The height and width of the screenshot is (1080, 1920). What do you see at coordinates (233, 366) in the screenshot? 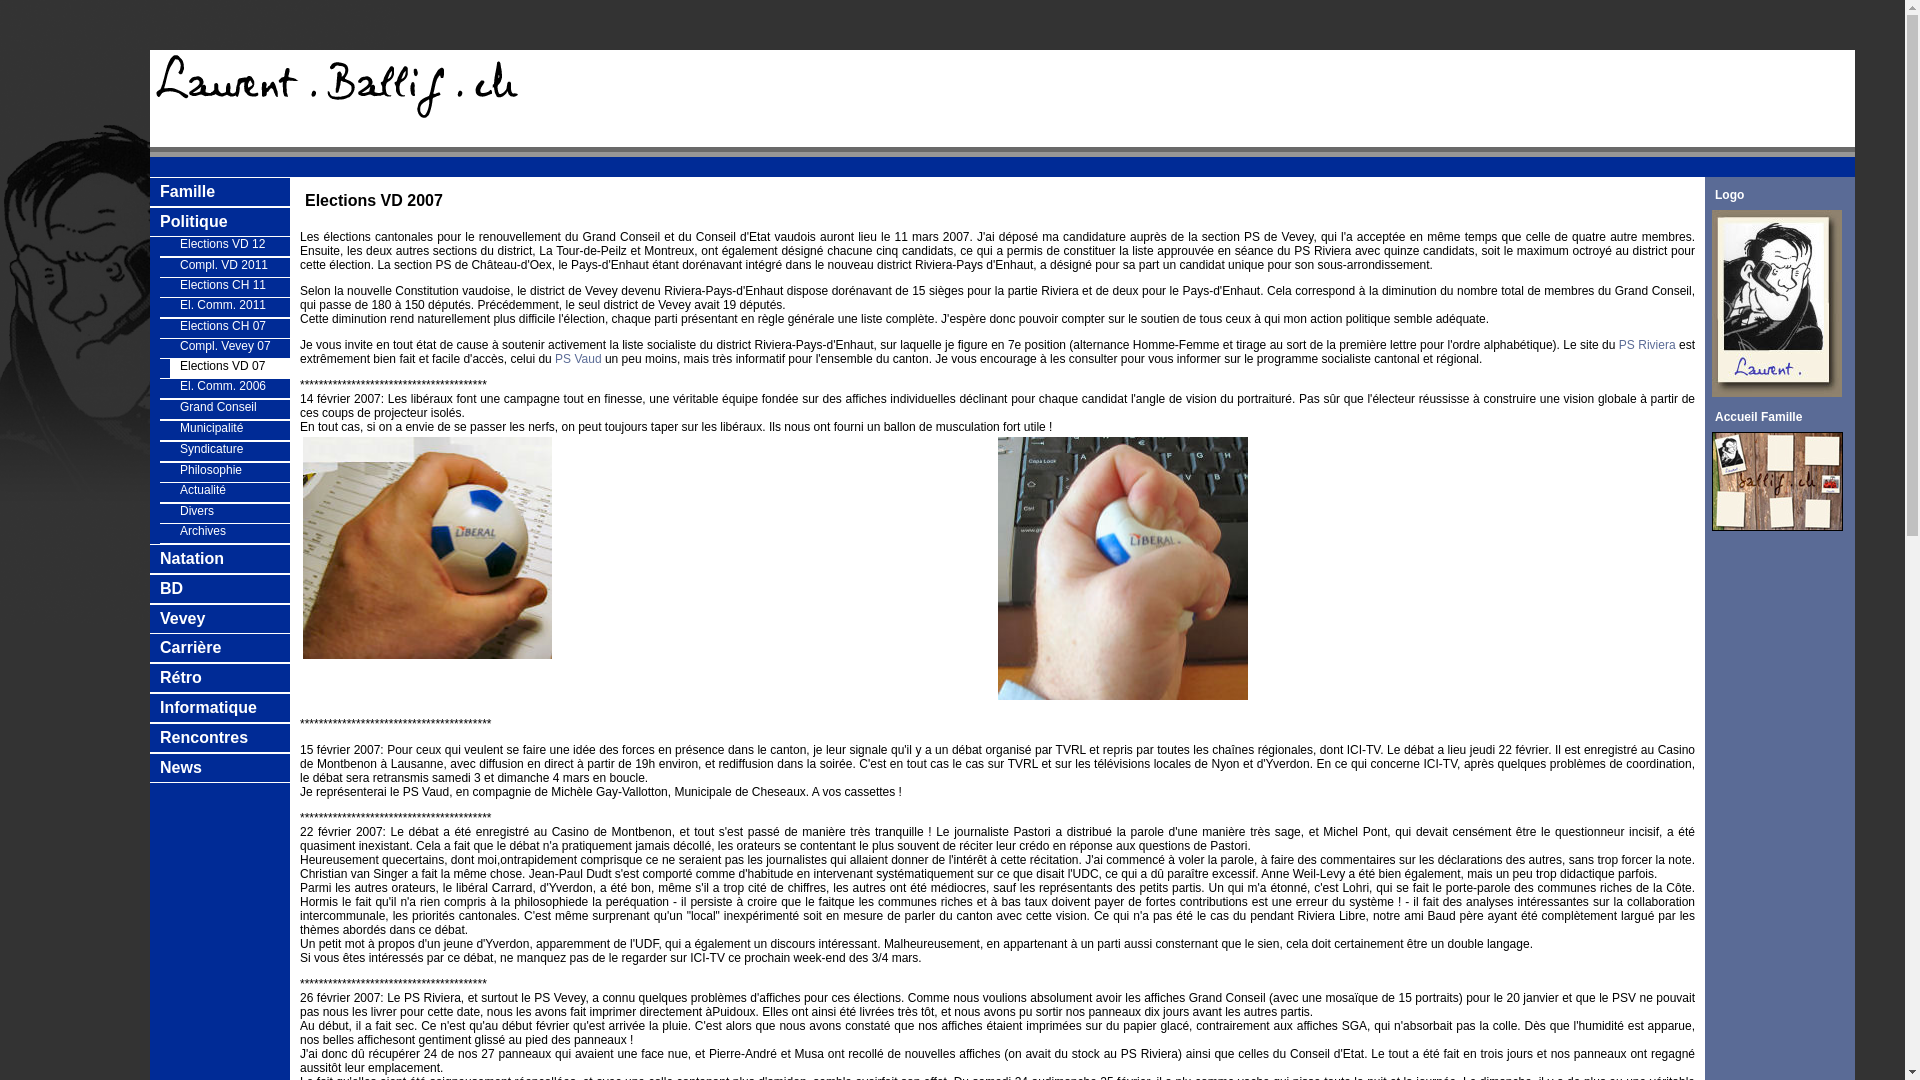
I see `'Elections VD 07'` at bounding box center [233, 366].